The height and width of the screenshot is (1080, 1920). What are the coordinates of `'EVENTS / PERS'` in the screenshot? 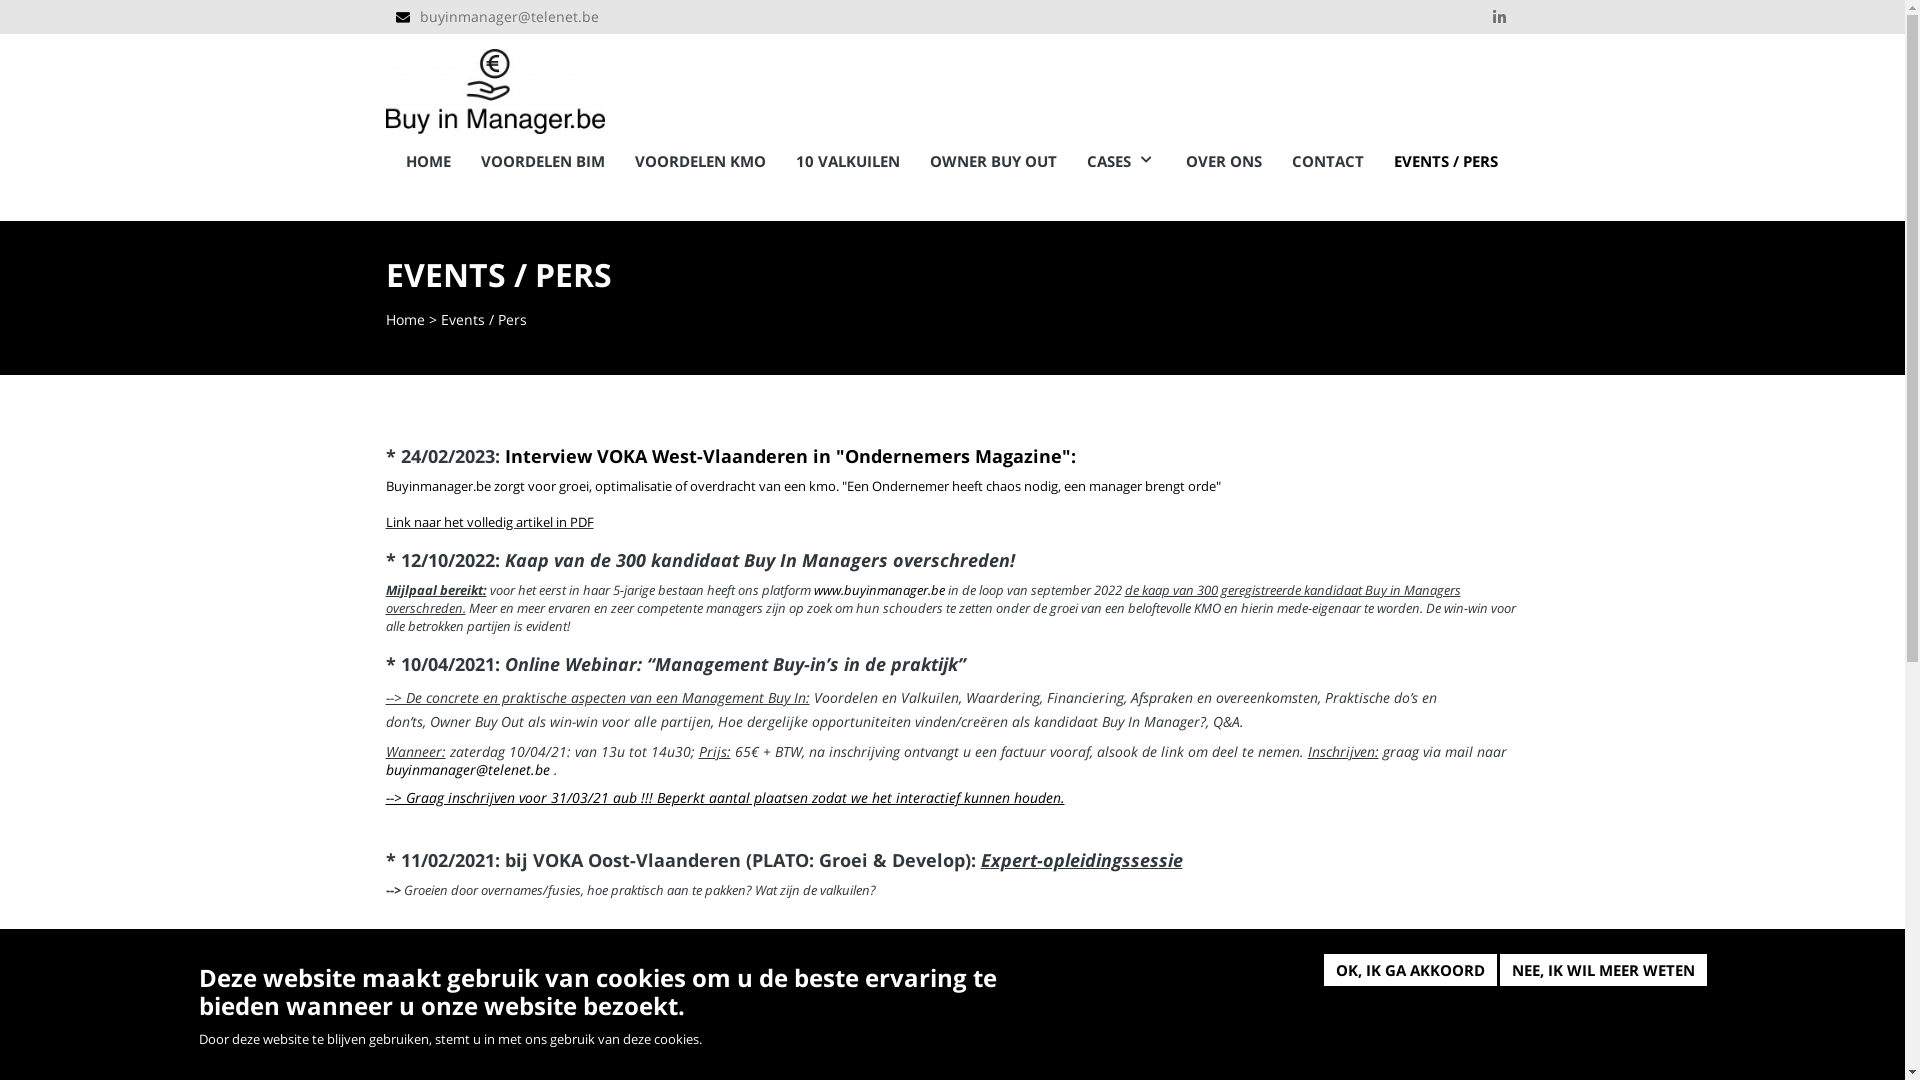 It's located at (1445, 160).